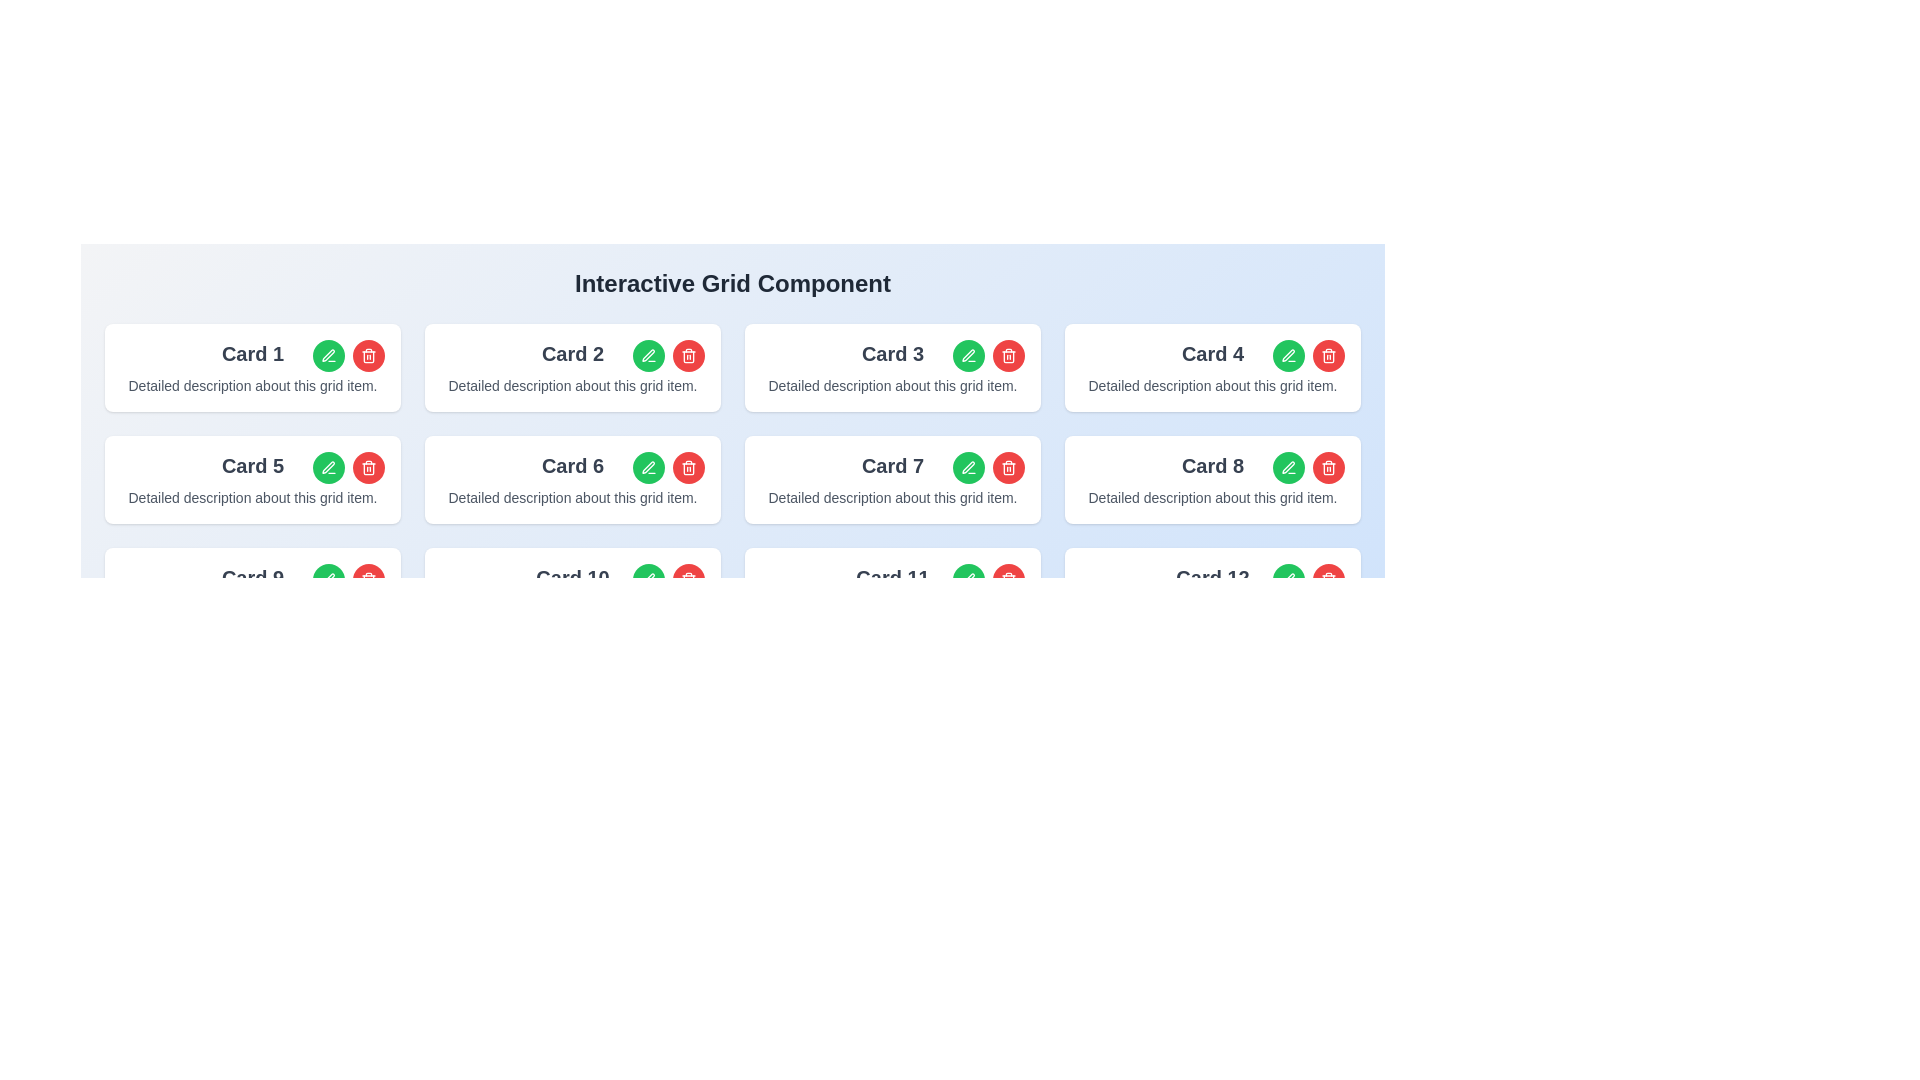 Image resolution: width=1920 pixels, height=1080 pixels. Describe the element at coordinates (668, 354) in the screenshot. I see `the red button within the Action group located at the top-right corner of 'Card 2' to initiate deletion` at that location.